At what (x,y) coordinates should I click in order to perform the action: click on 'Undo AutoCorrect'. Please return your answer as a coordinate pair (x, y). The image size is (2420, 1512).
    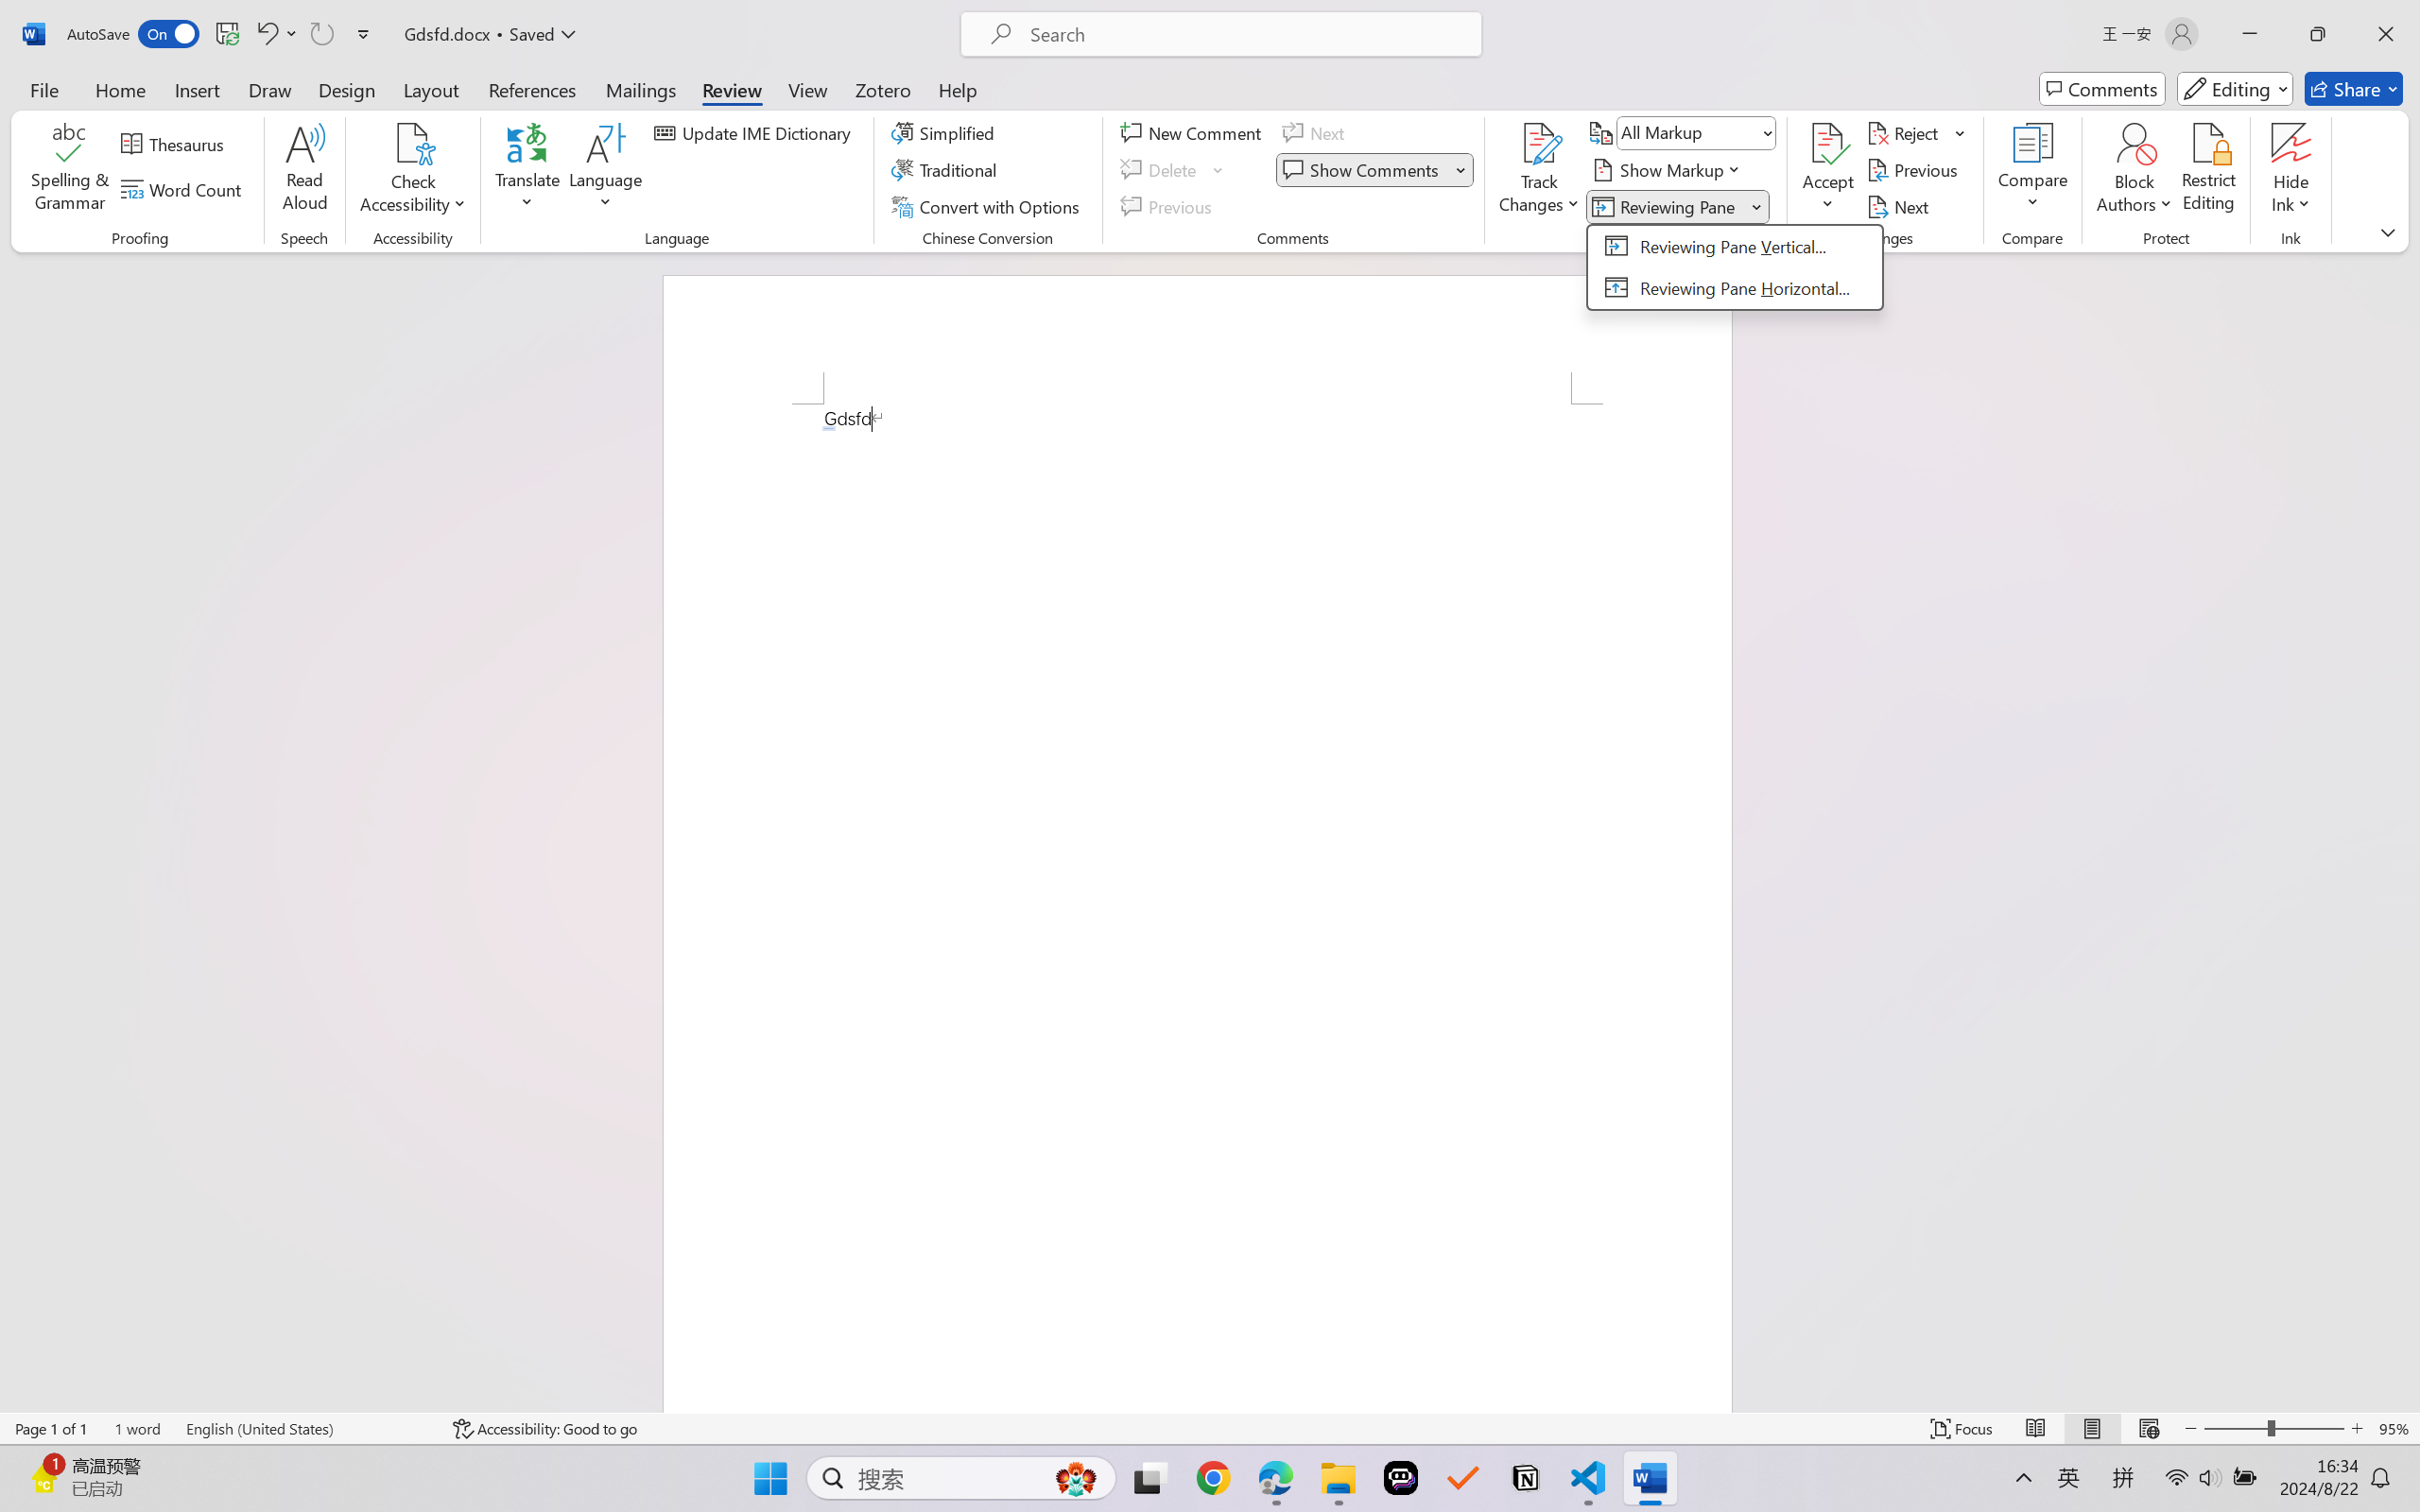
    Looking at the image, I should click on (265, 33).